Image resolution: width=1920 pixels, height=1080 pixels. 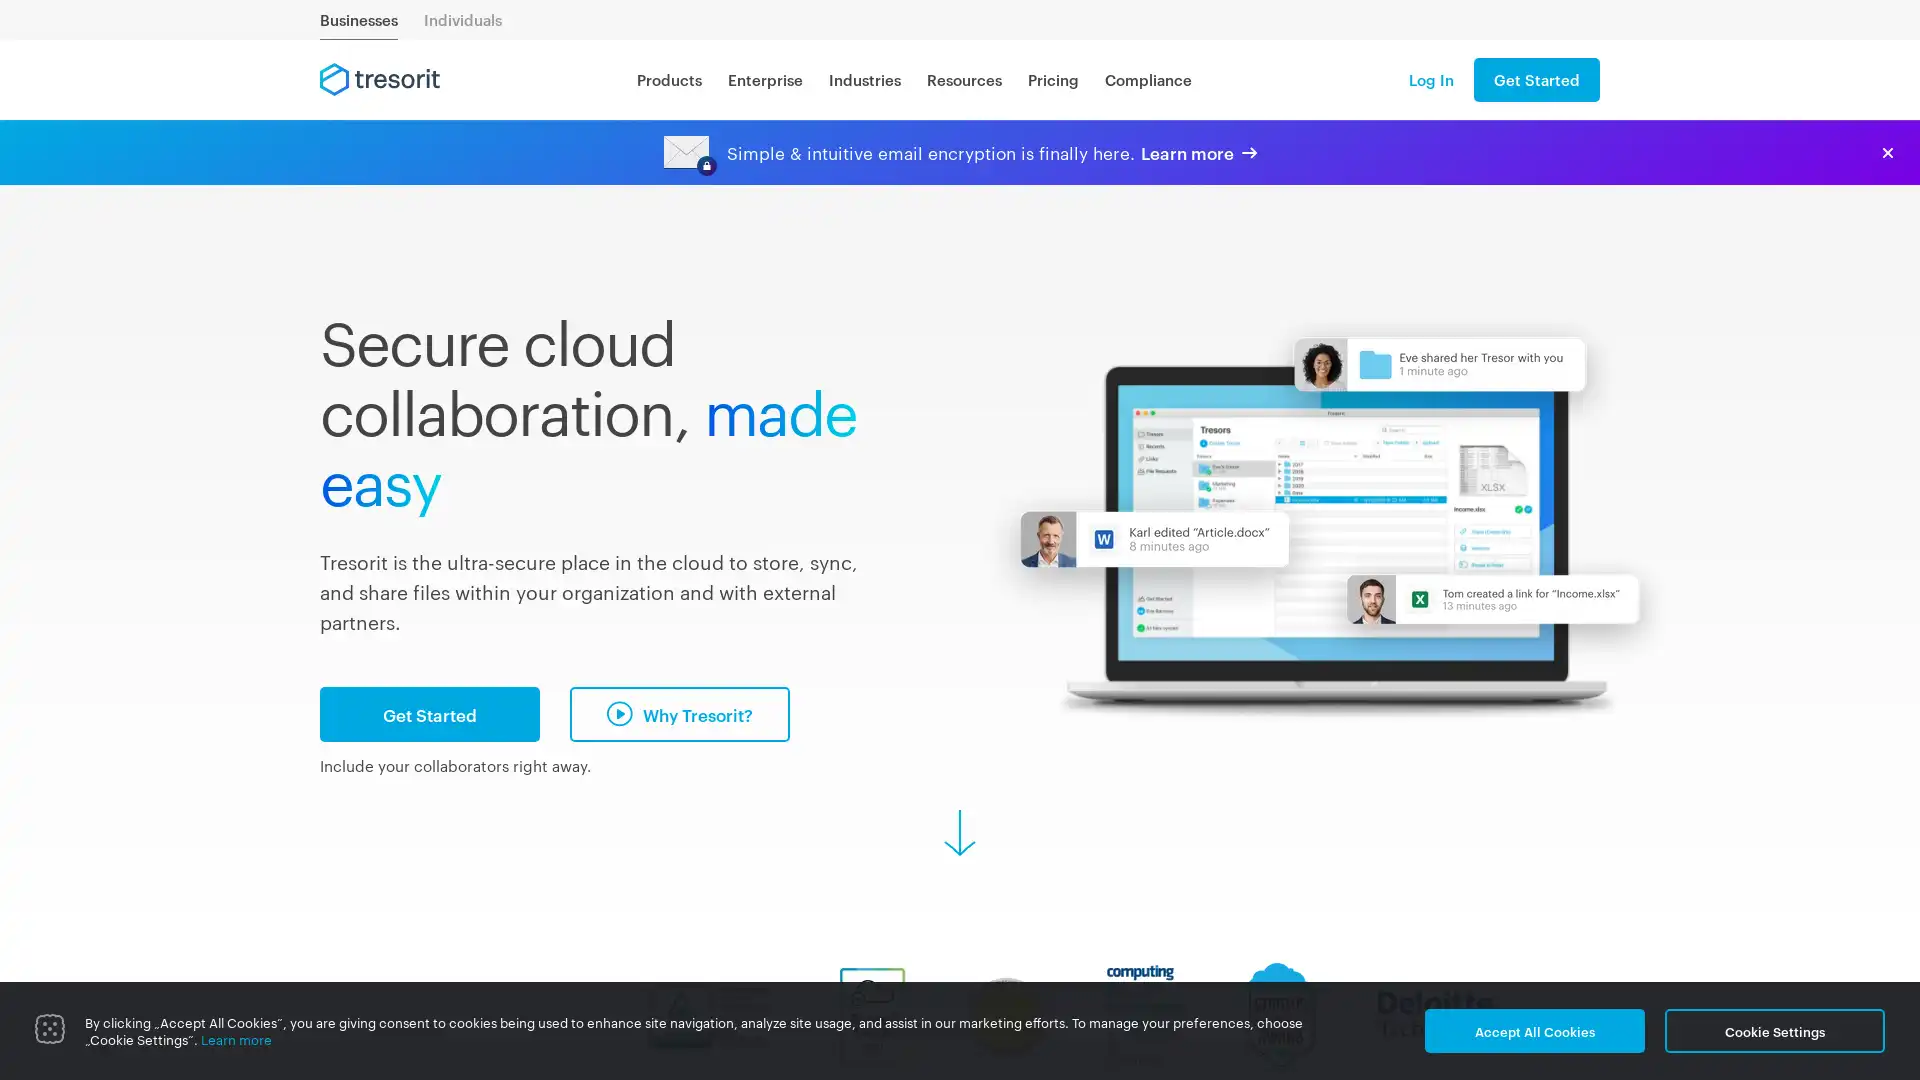 What do you see at coordinates (1534, 1030) in the screenshot?
I see `Accept All Cookies` at bounding box center [1534, 1030].